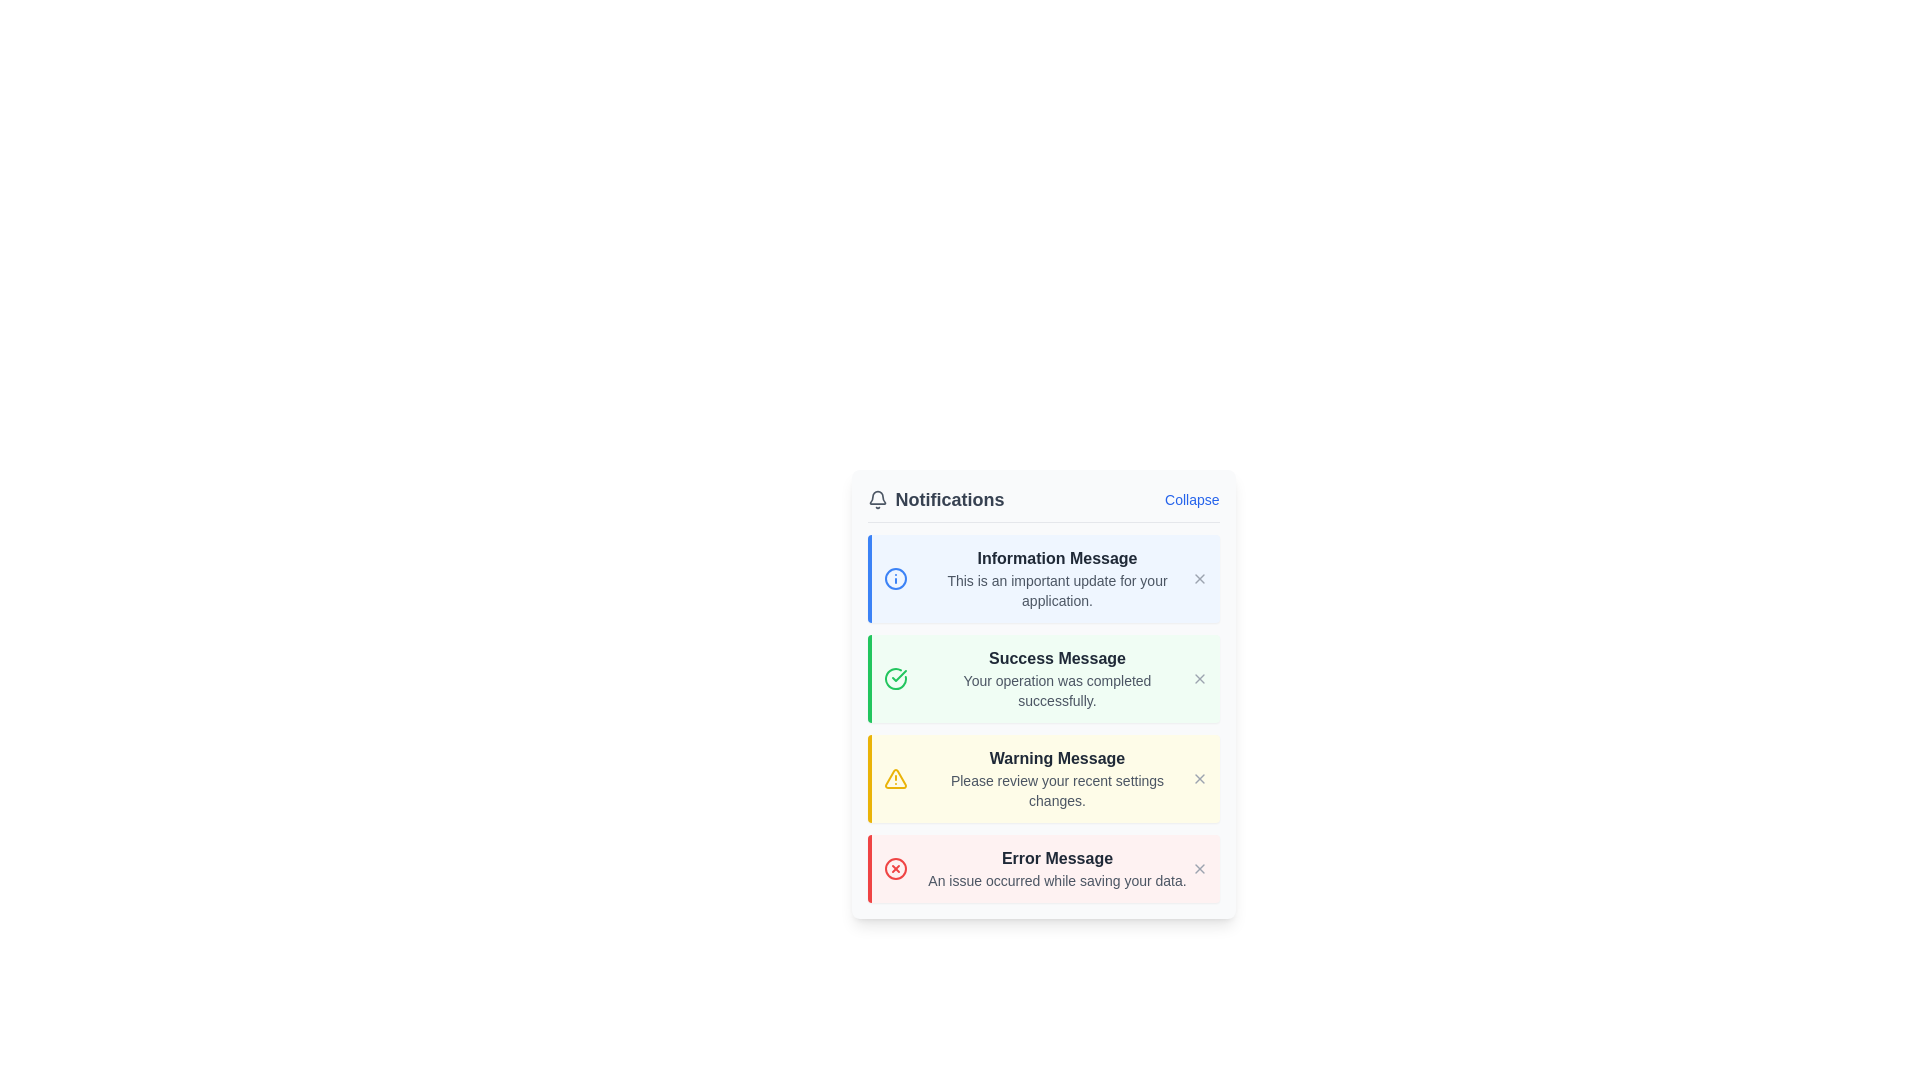  What do you see at coordinates (1042, 677) in the screenshot?
I see `the second notification block that notifies the user of the successful completion of an action` at bounding box center [1042, 677].